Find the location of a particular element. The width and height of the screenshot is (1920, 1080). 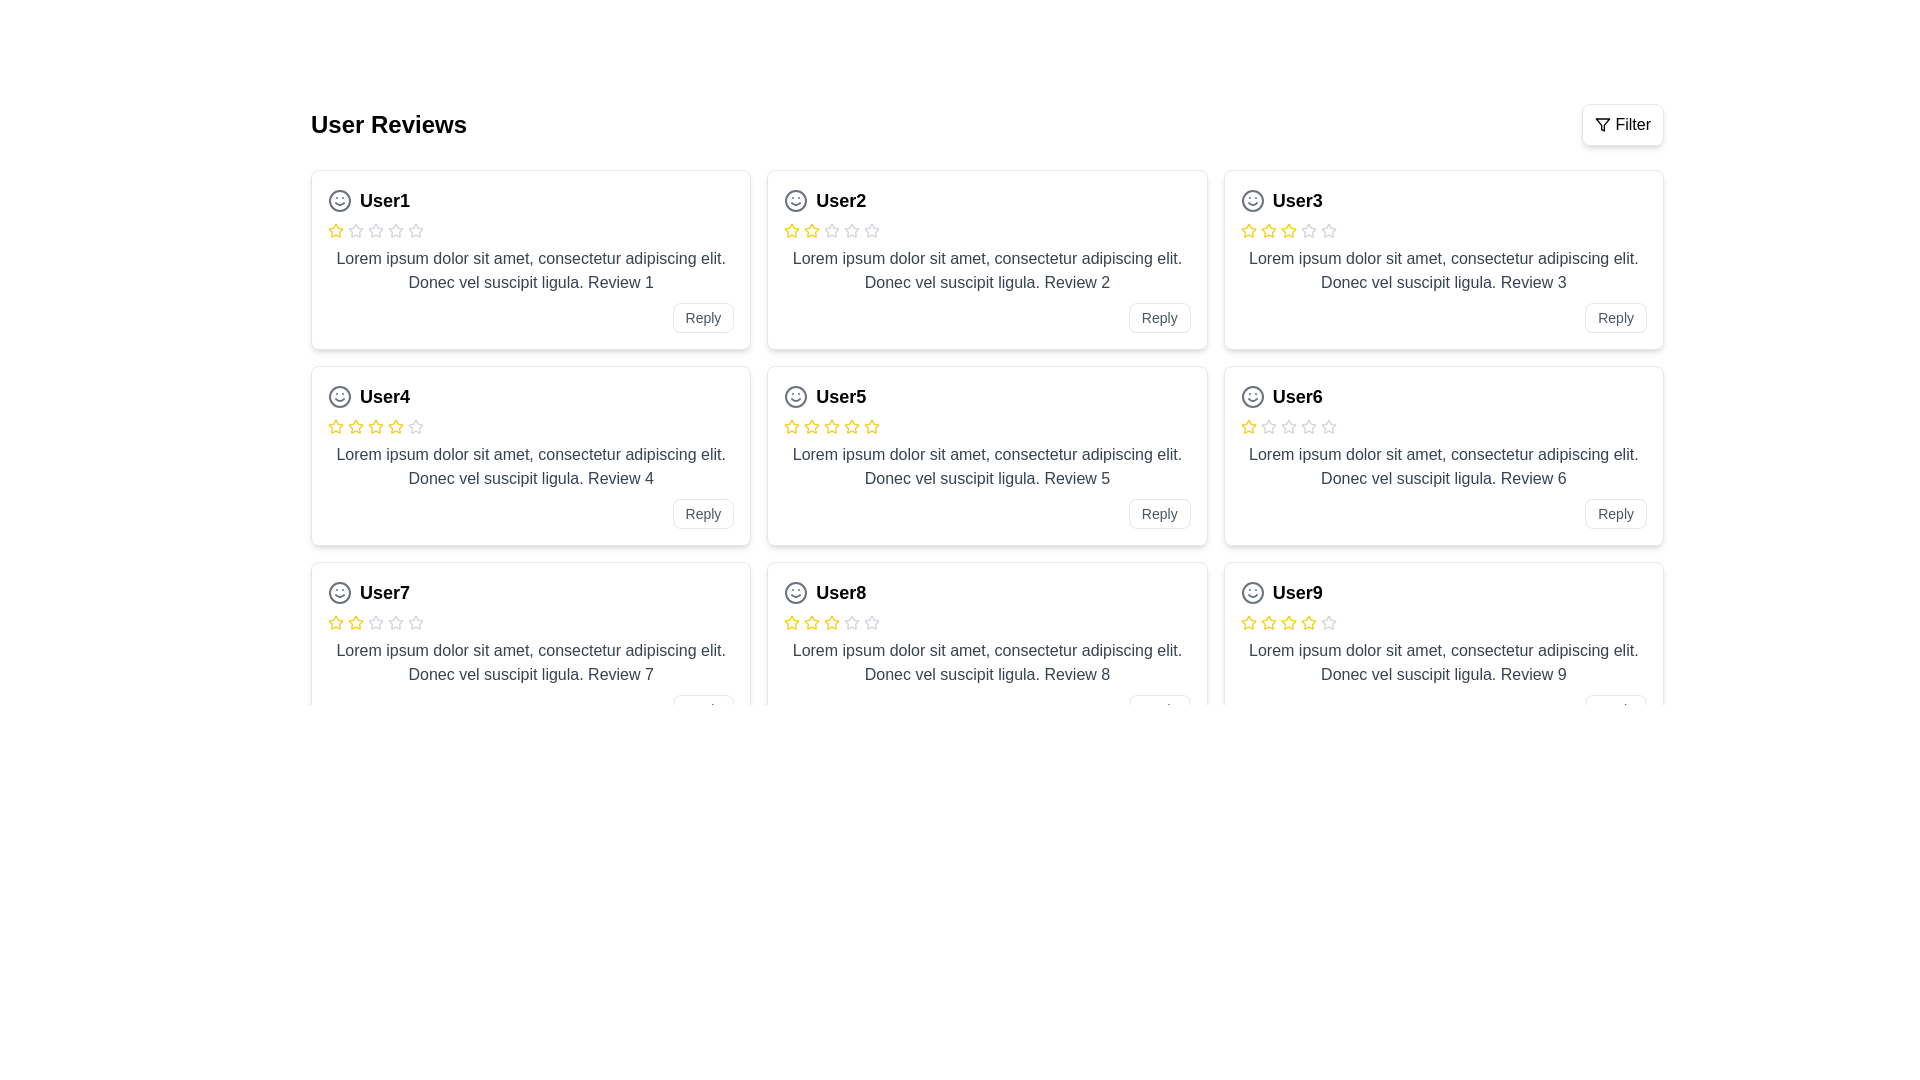

the fifth star icon in the rating sequence under the review titled 'User8' to rate is located at coordinates (832, 622).